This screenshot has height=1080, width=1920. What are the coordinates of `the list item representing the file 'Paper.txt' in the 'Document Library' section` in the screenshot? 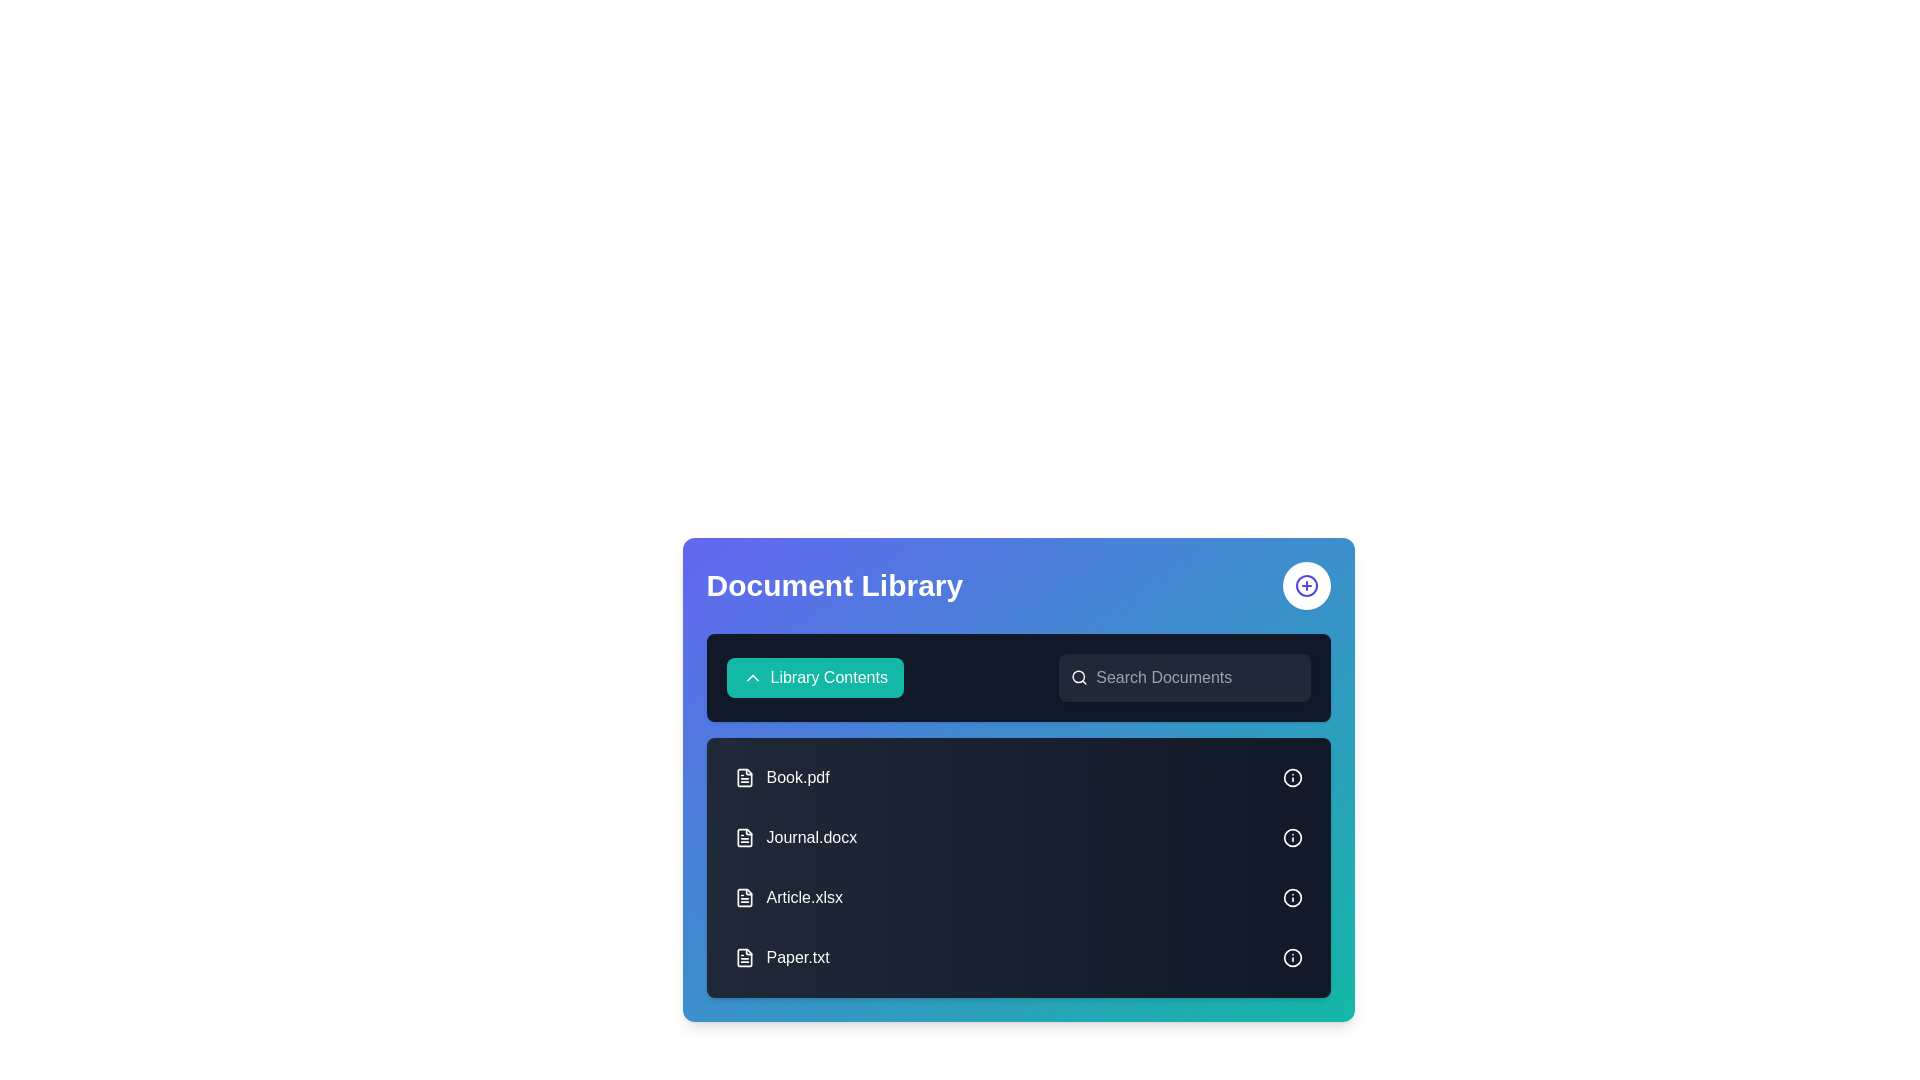 It's located at (1018, 956).